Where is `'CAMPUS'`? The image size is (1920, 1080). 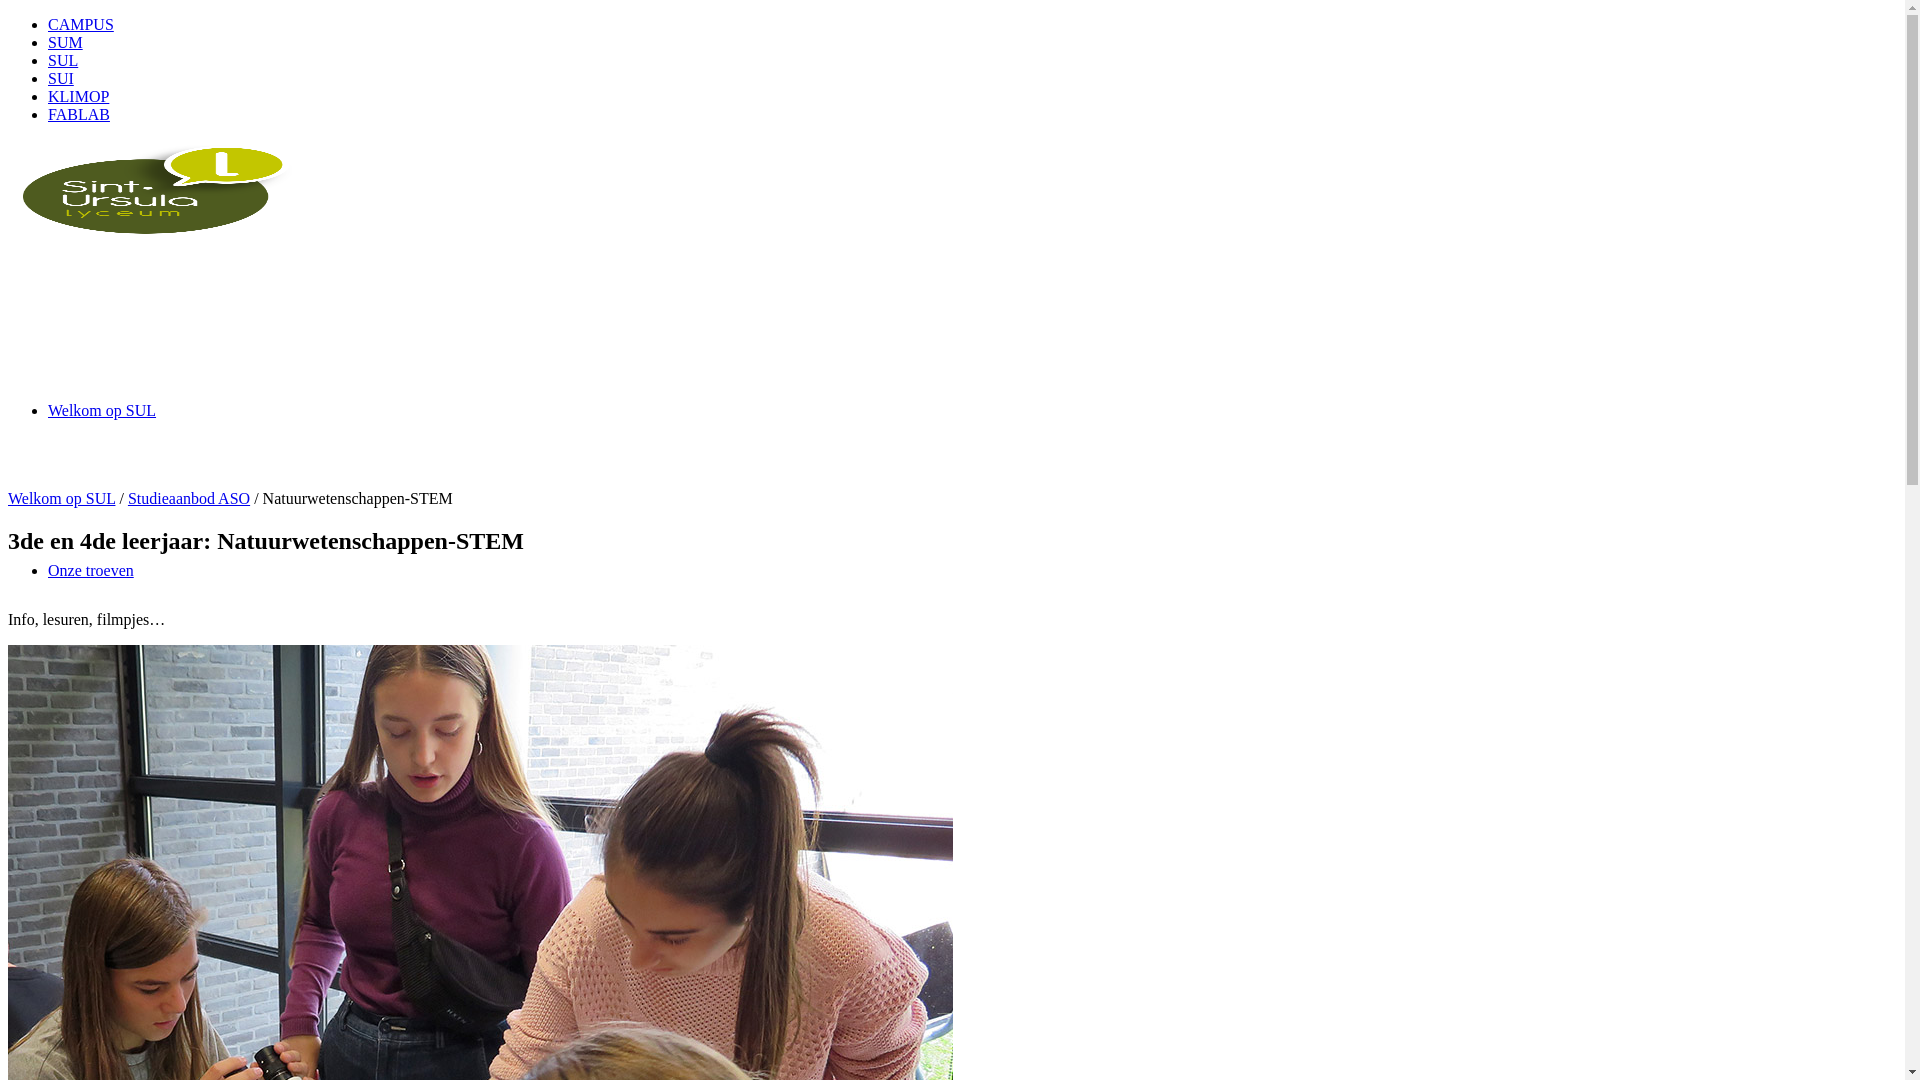 'CAMPUS' is located at coordinates (80, 24).